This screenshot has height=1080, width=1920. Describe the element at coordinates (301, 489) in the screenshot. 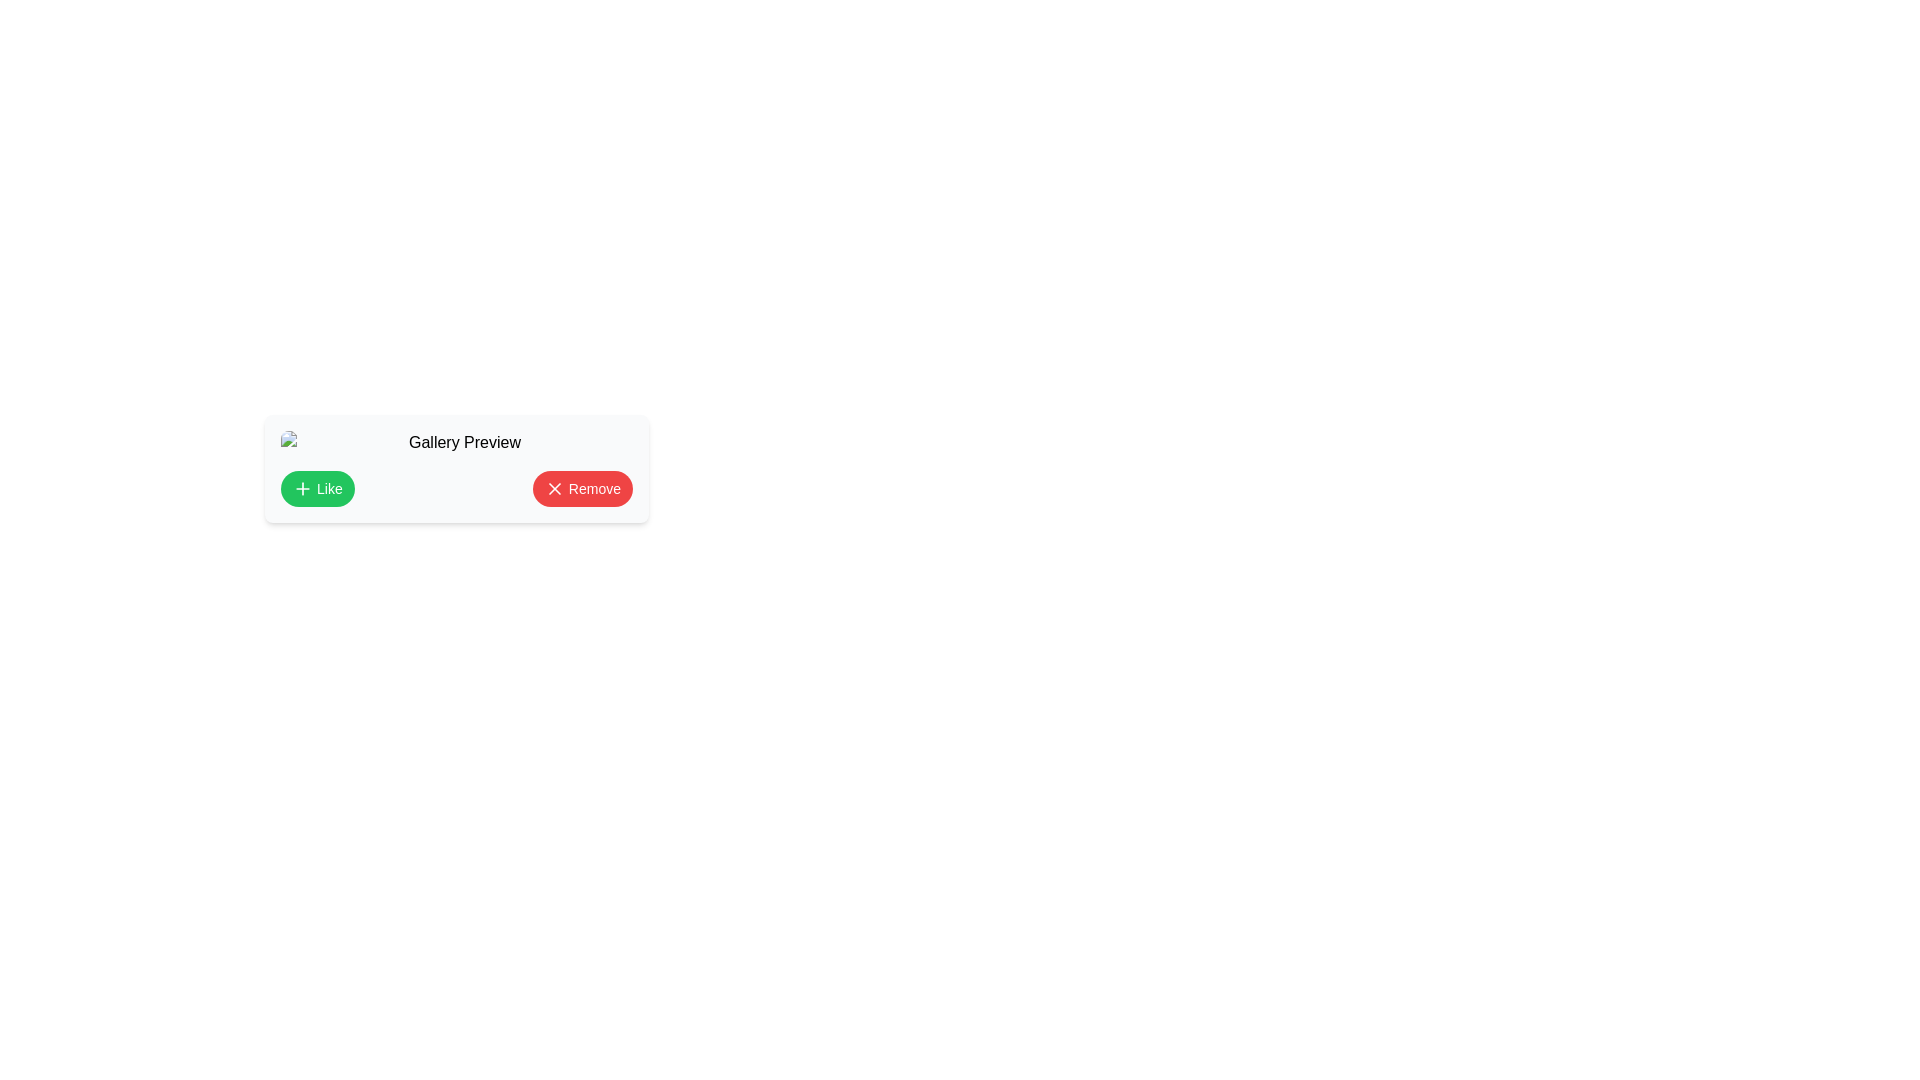

I see `the Like icon, which is centered within the green circular Like button located in the lower left of the Gallery Preview card` at that location.